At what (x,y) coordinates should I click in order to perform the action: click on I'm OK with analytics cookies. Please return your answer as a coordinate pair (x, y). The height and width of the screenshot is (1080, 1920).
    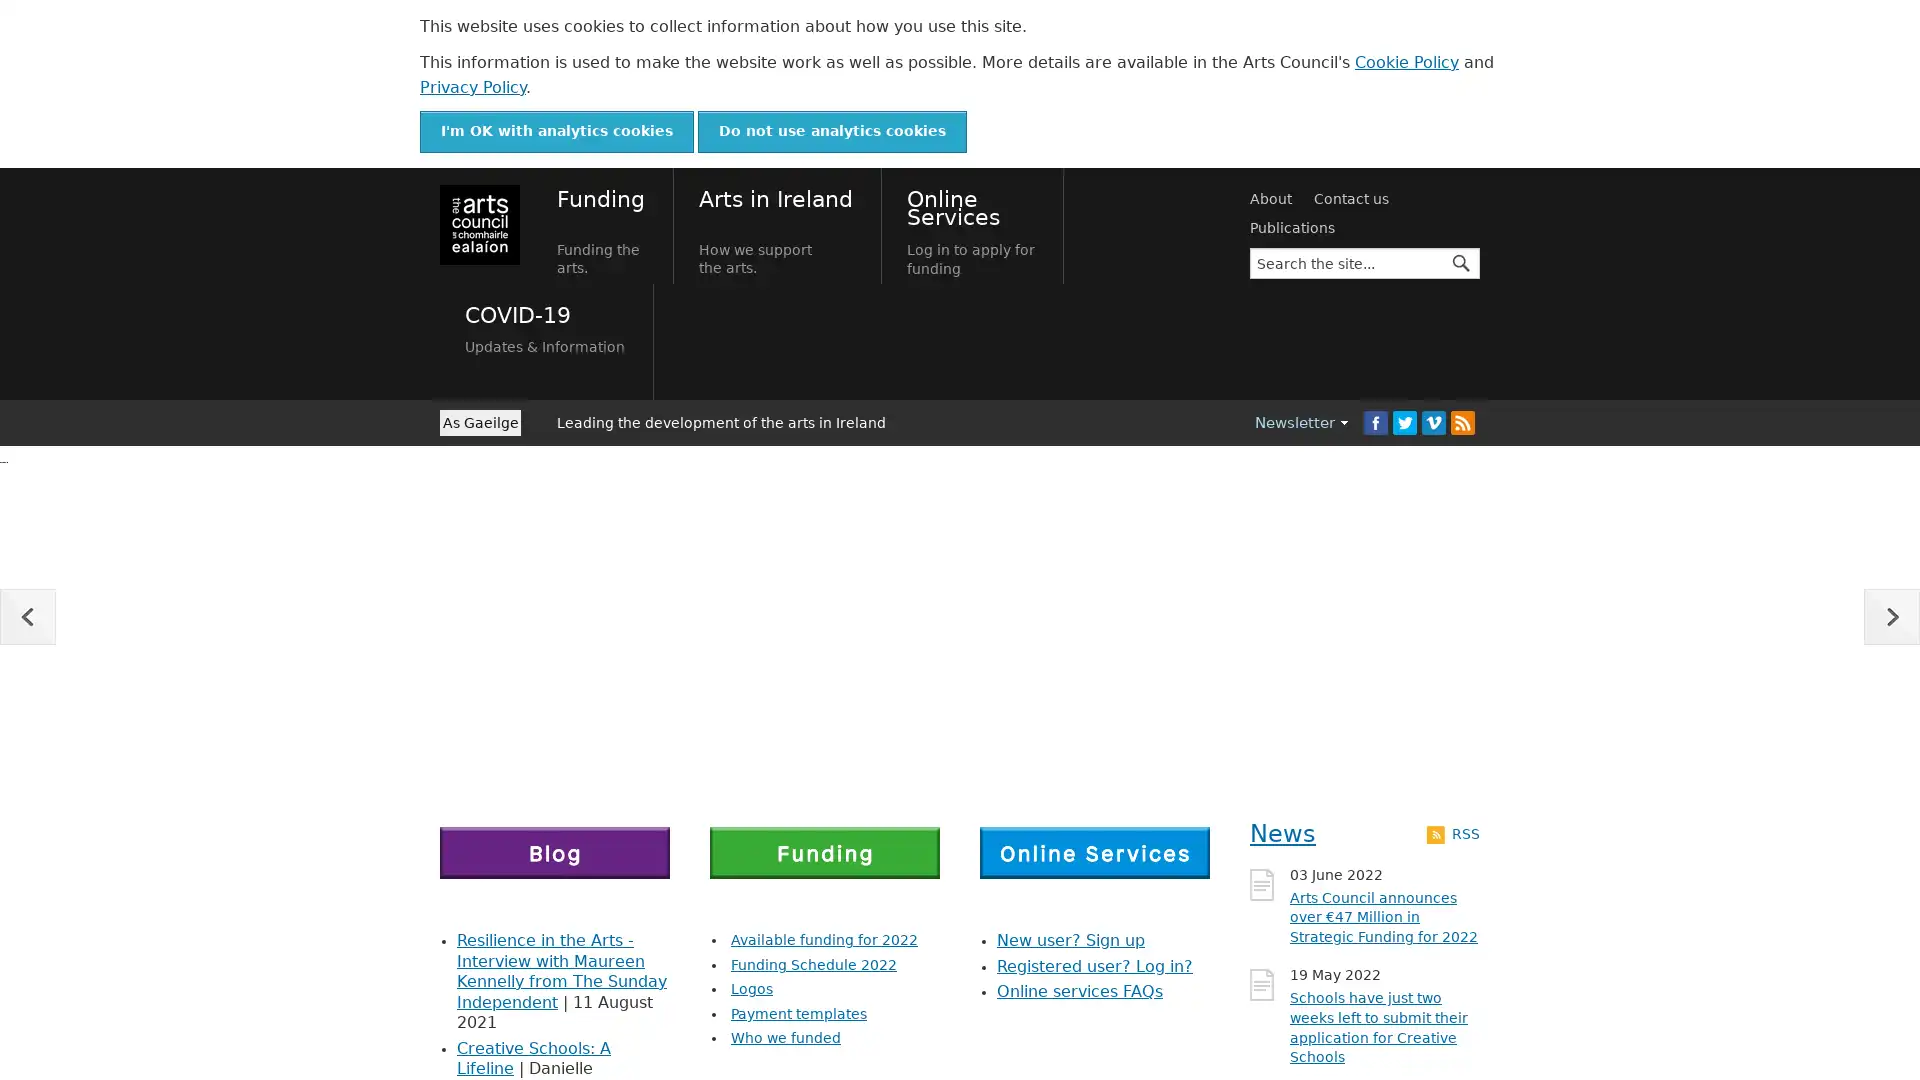
    Looking at the image, I should click on (556, 131).